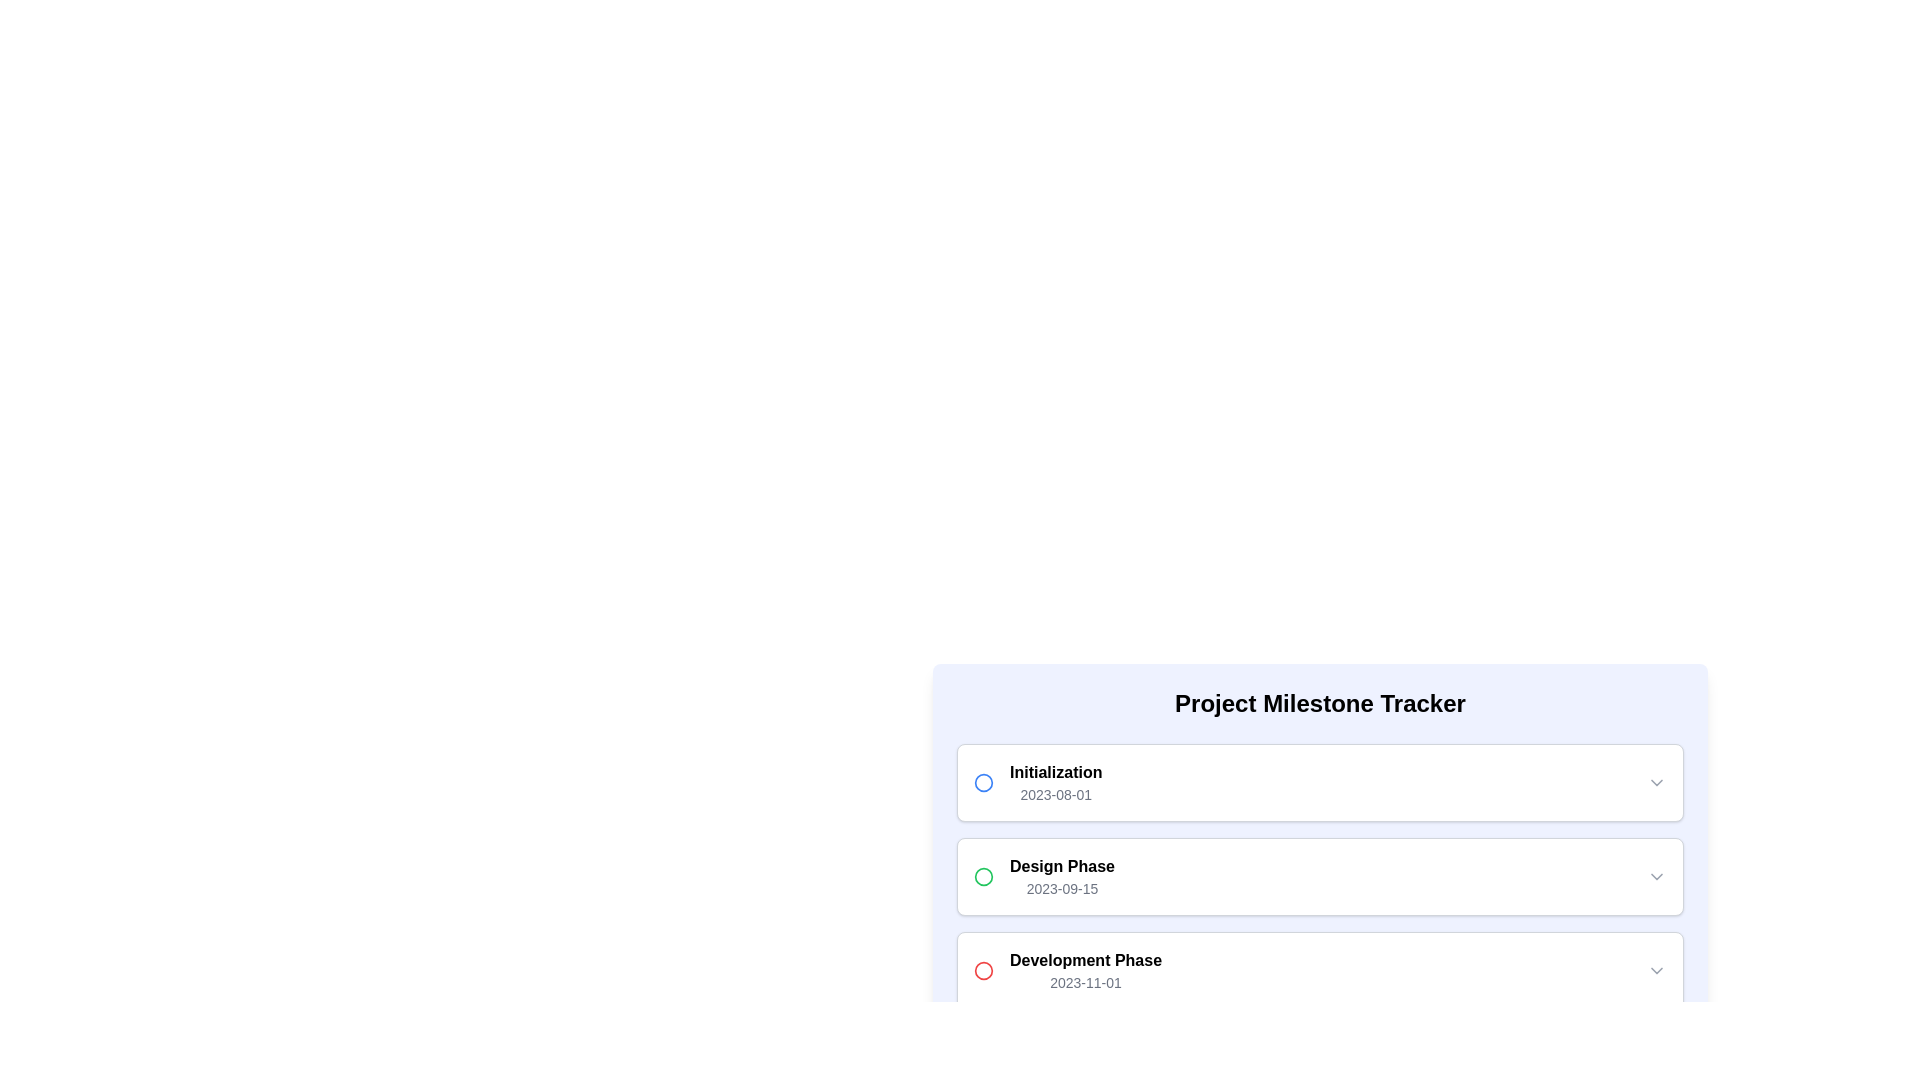 This screenshot has width=1920, height=1080. What do you see at coordinates (1055, 771) in the screenshot?
I see `the 'Initialization' text label displayed in bold at the top of the milestones box for potential interactions` at bounding box center [1055, 771].